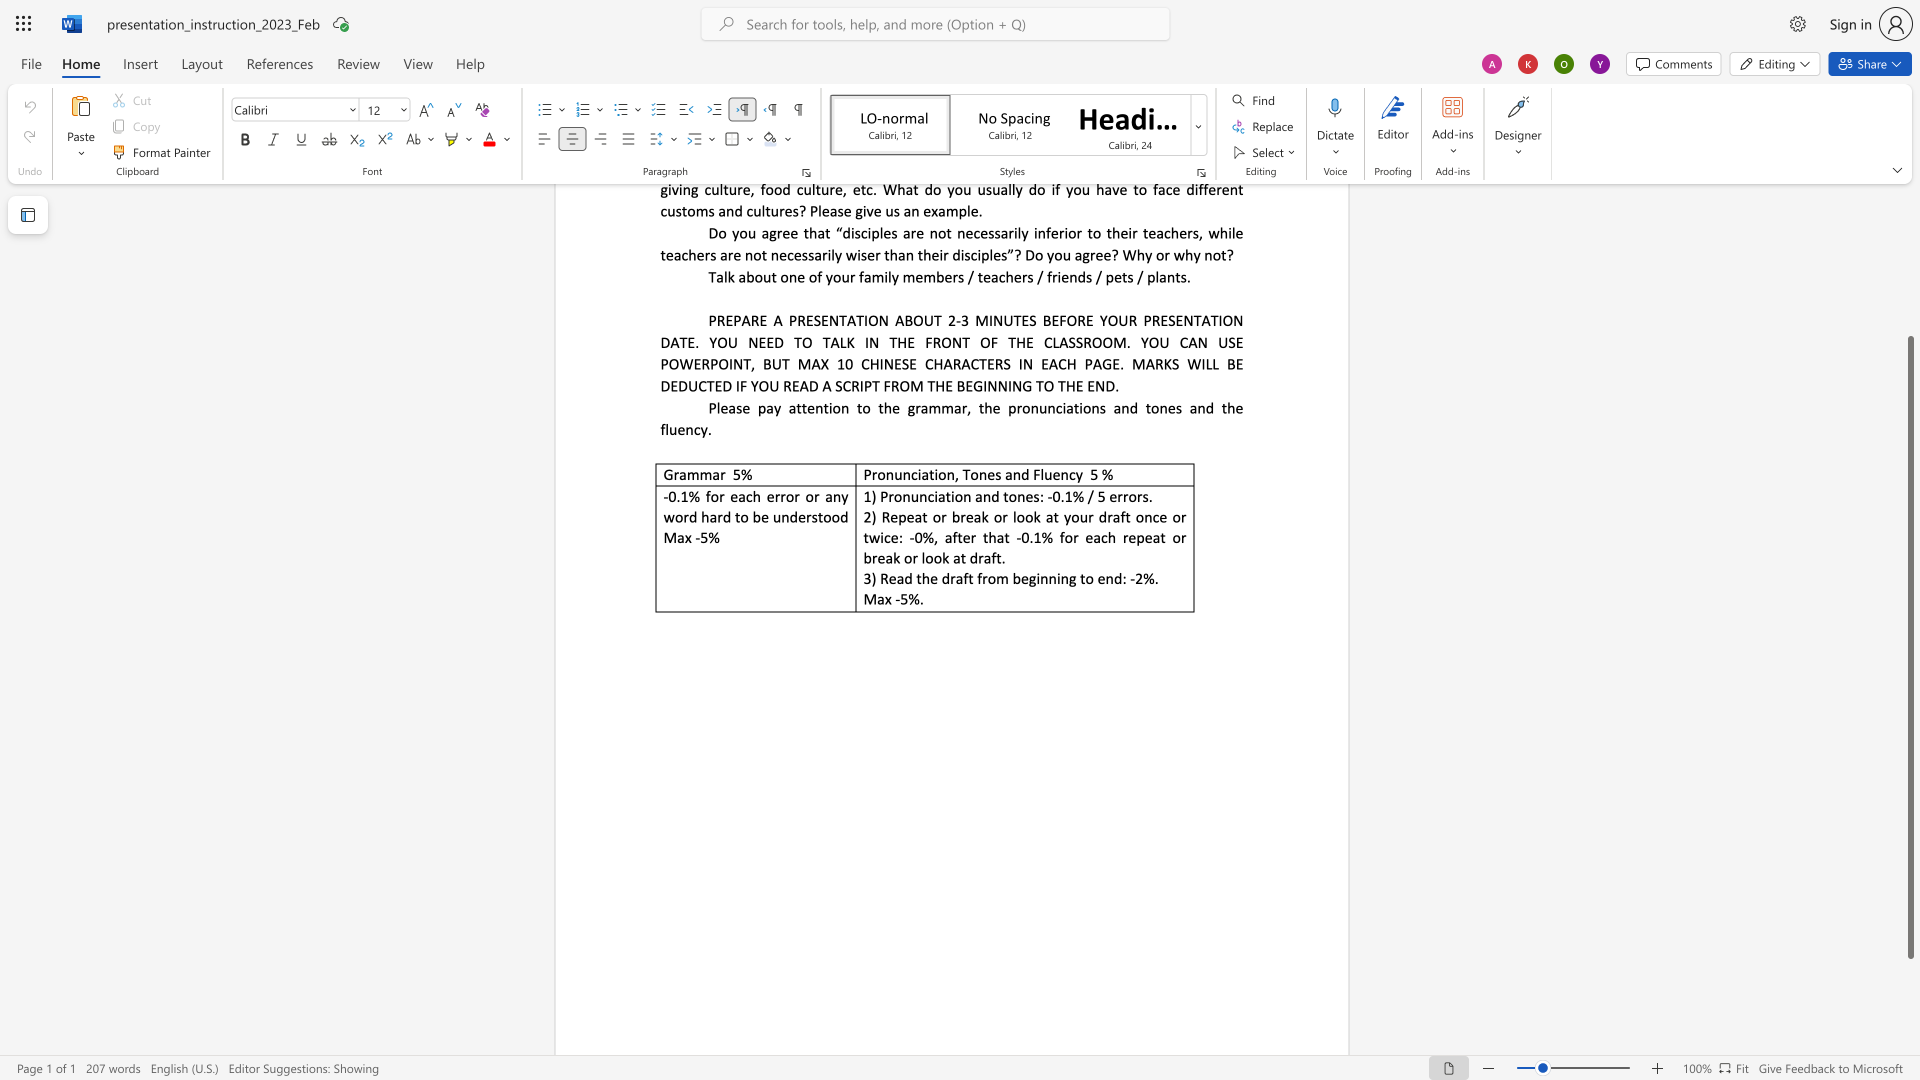 This screenshot has width=1920, height=1080. Describe the element at coordinates (1909, 249) in the screenshot. I see `the scrollbar to scroll upward` at that location.